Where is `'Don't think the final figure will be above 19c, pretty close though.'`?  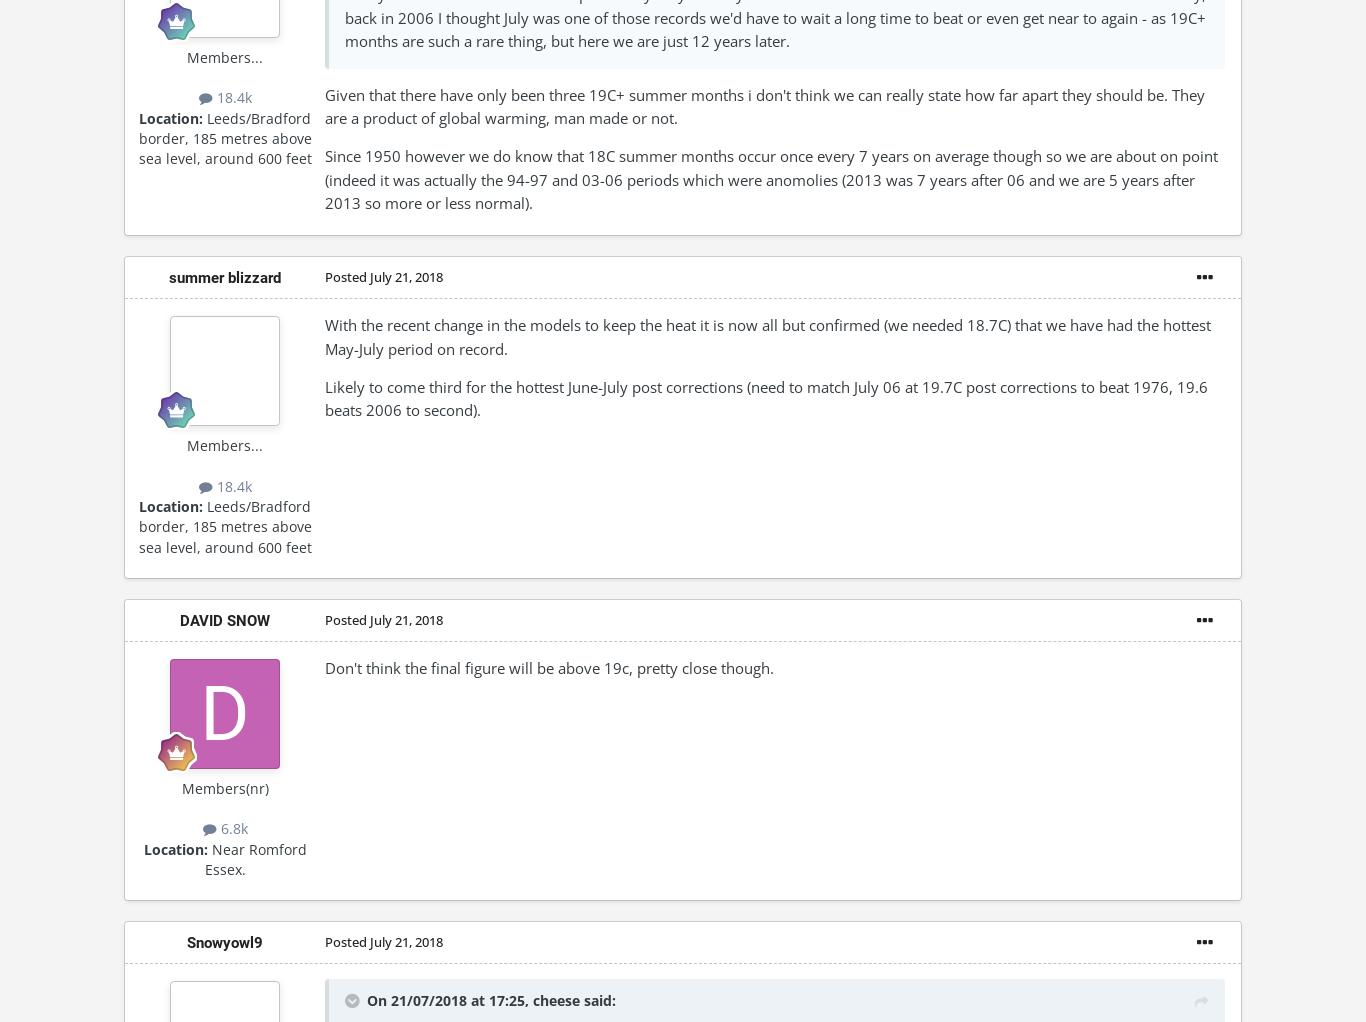 'Don't think the final figure will be above 19c, pretty close though.' is located at coordinates (549, 665).